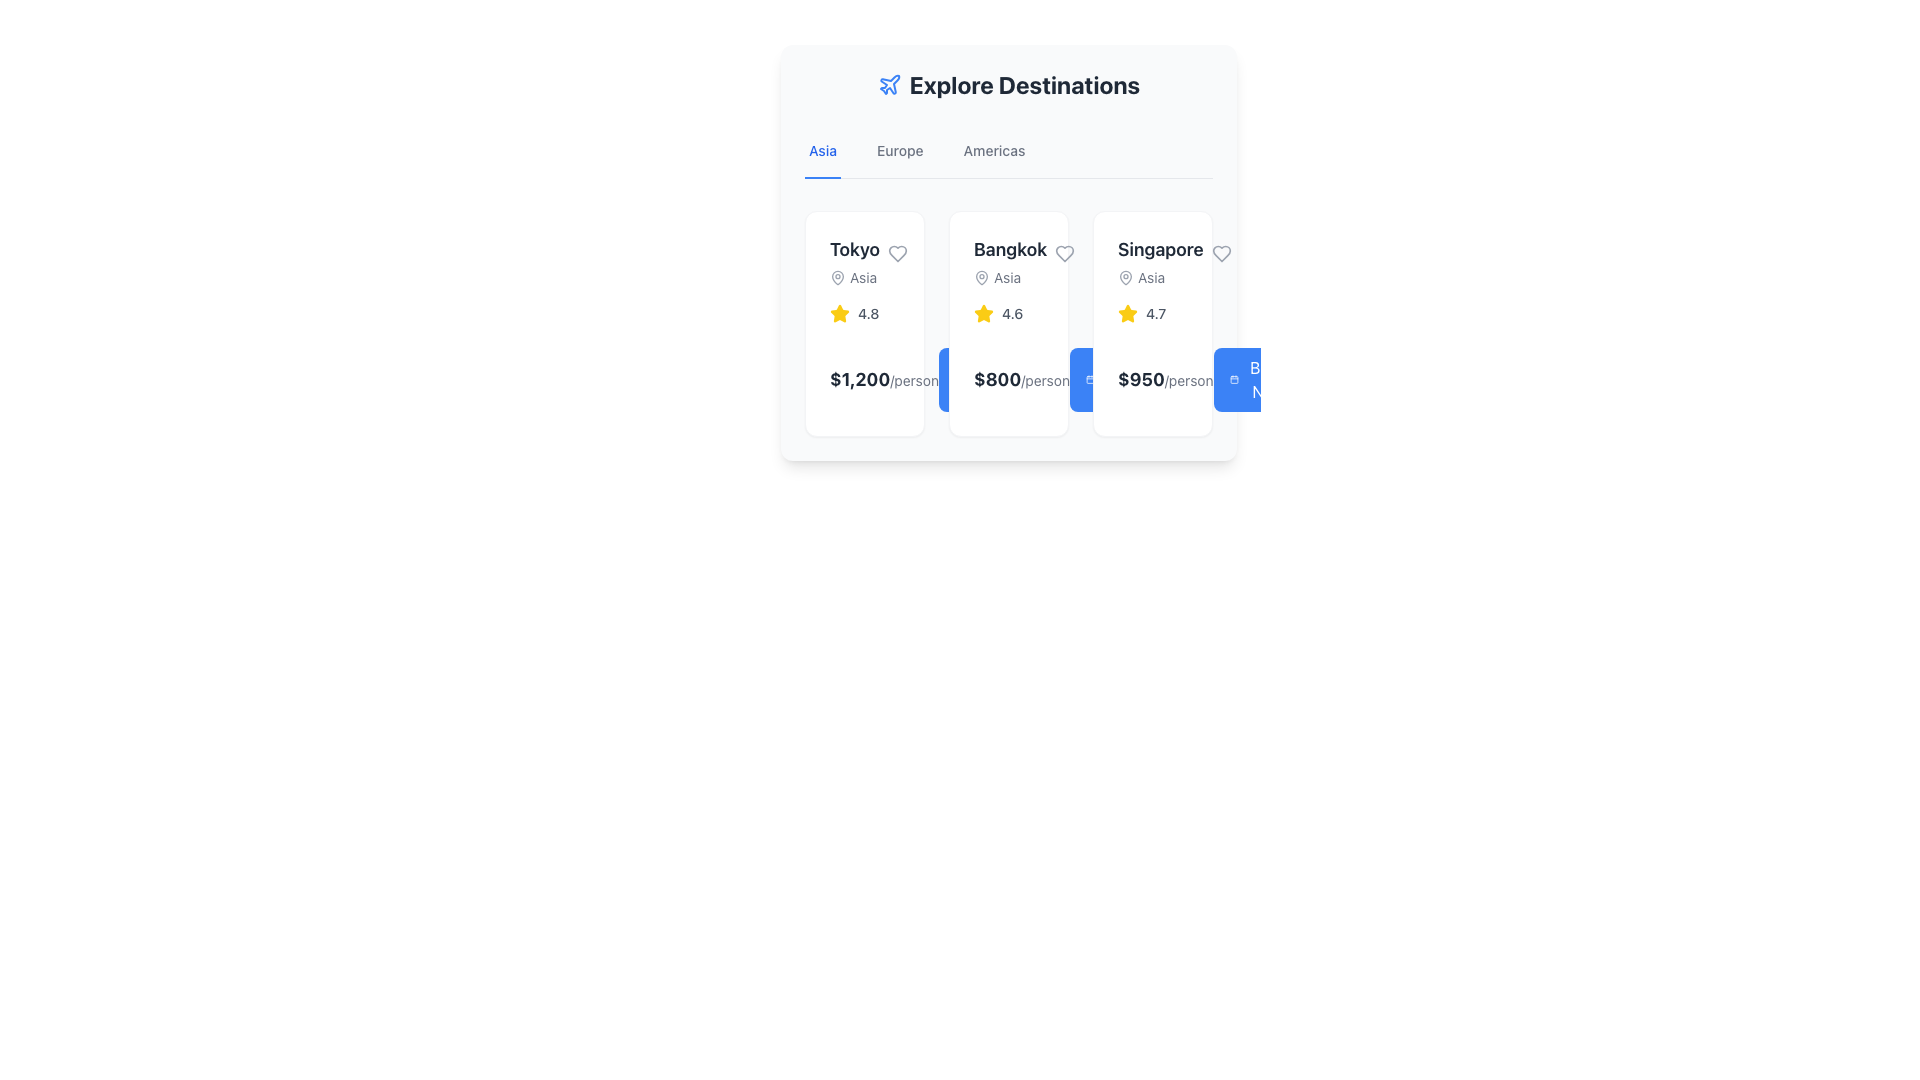  What do you see at coordinates (1232, 380) in the screenshot?
I see `the small calendar icon that is centrally placed within the 'Book Now' button to interact with the booking functionality` at bounding box center [1232, 380].